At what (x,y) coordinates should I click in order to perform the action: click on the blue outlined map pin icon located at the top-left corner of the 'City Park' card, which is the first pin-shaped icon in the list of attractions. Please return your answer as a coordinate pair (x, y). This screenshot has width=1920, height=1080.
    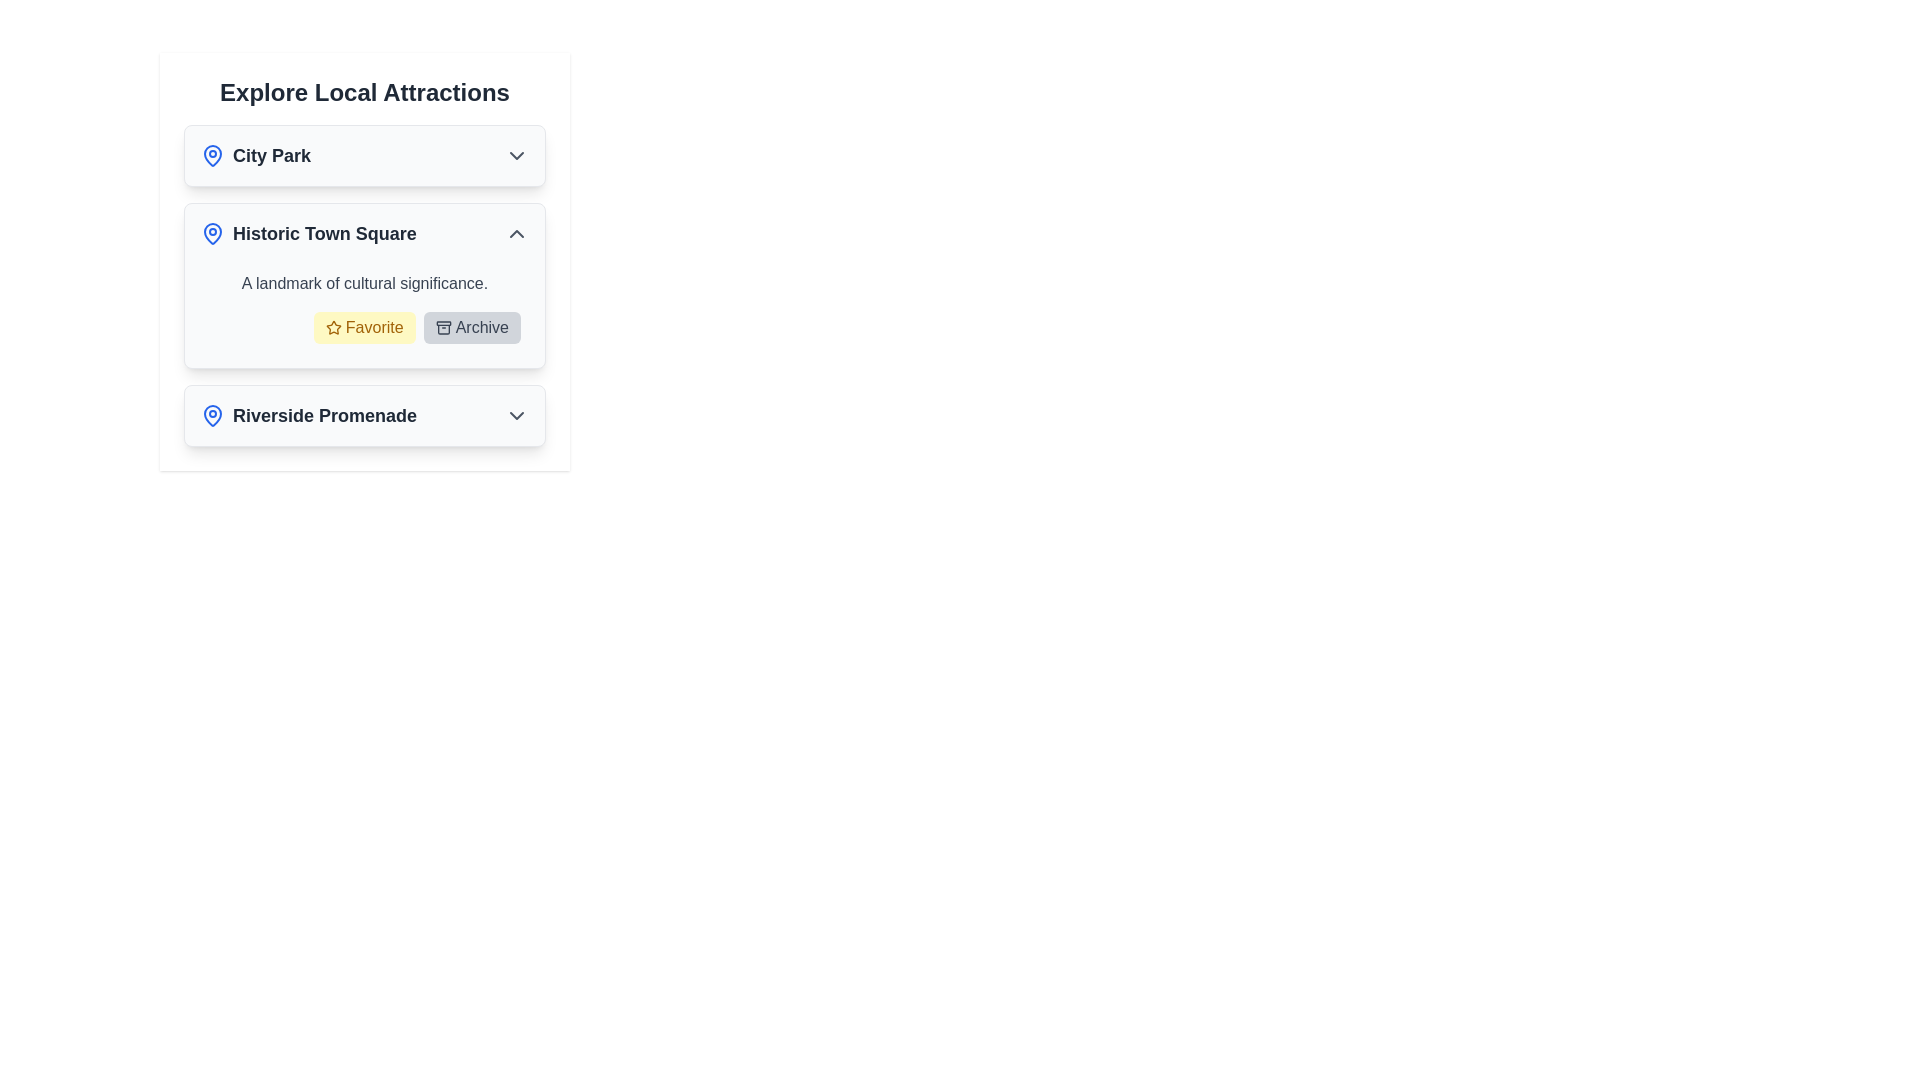
    Looking at the image, I should click on (212, 153).